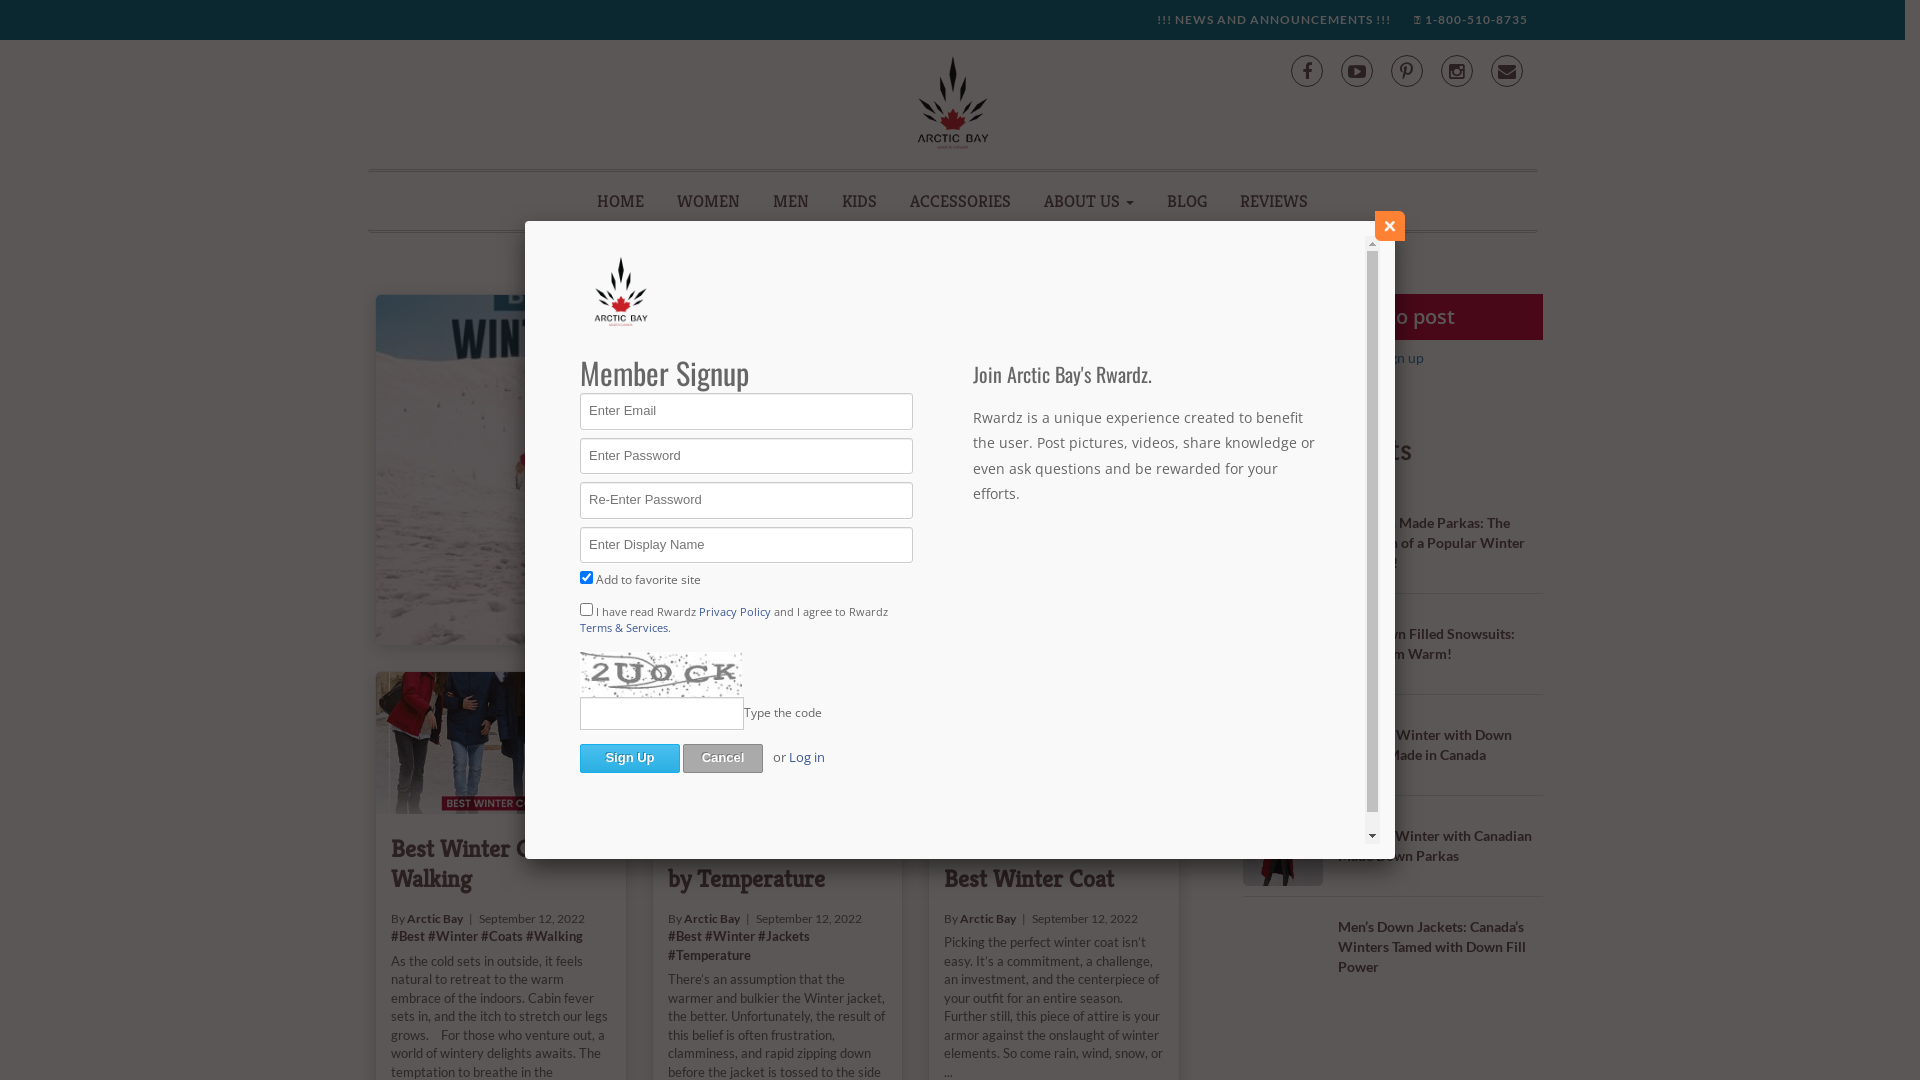 The height and width of the screenshot is (1080, 1920). I want to click on 'Conquer Winter with Canadian Made Down Parkas', so click(1434, 845).